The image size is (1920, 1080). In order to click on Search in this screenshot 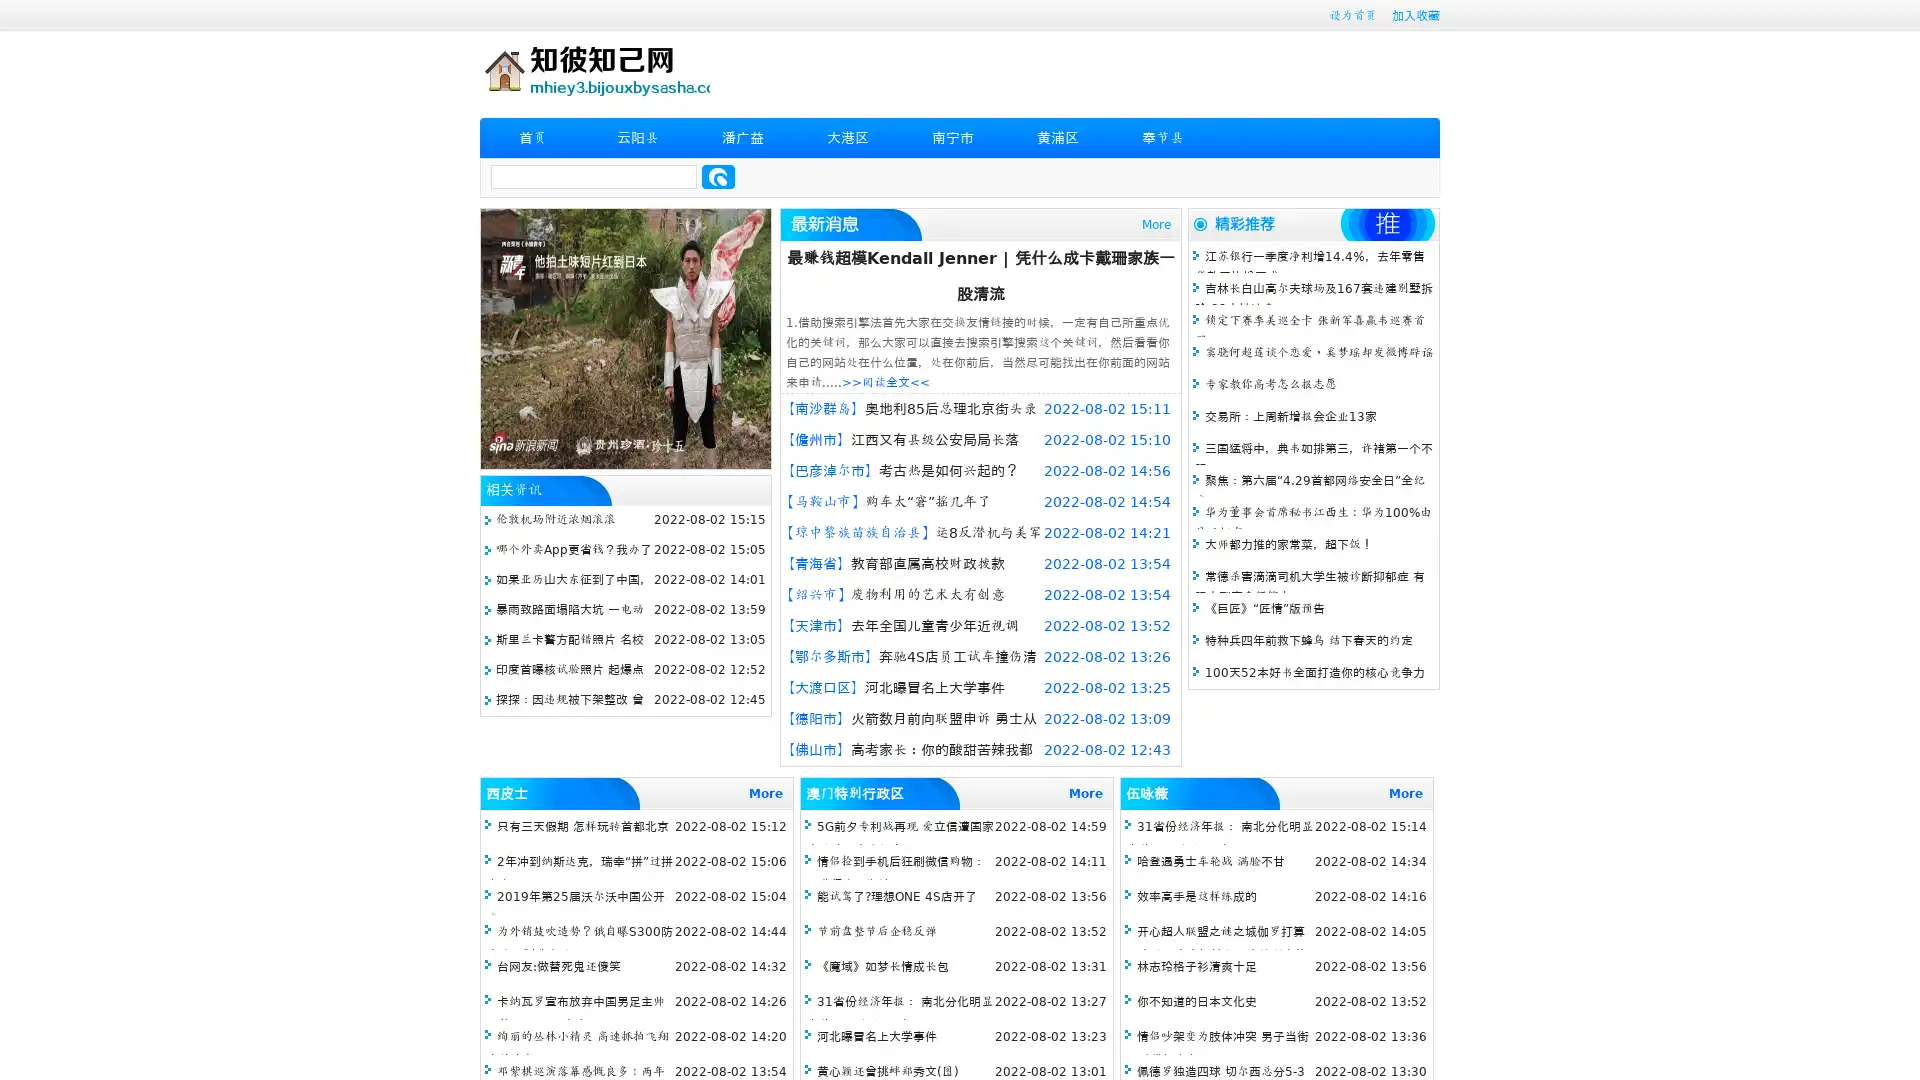, I will do `click(718, 176)`.